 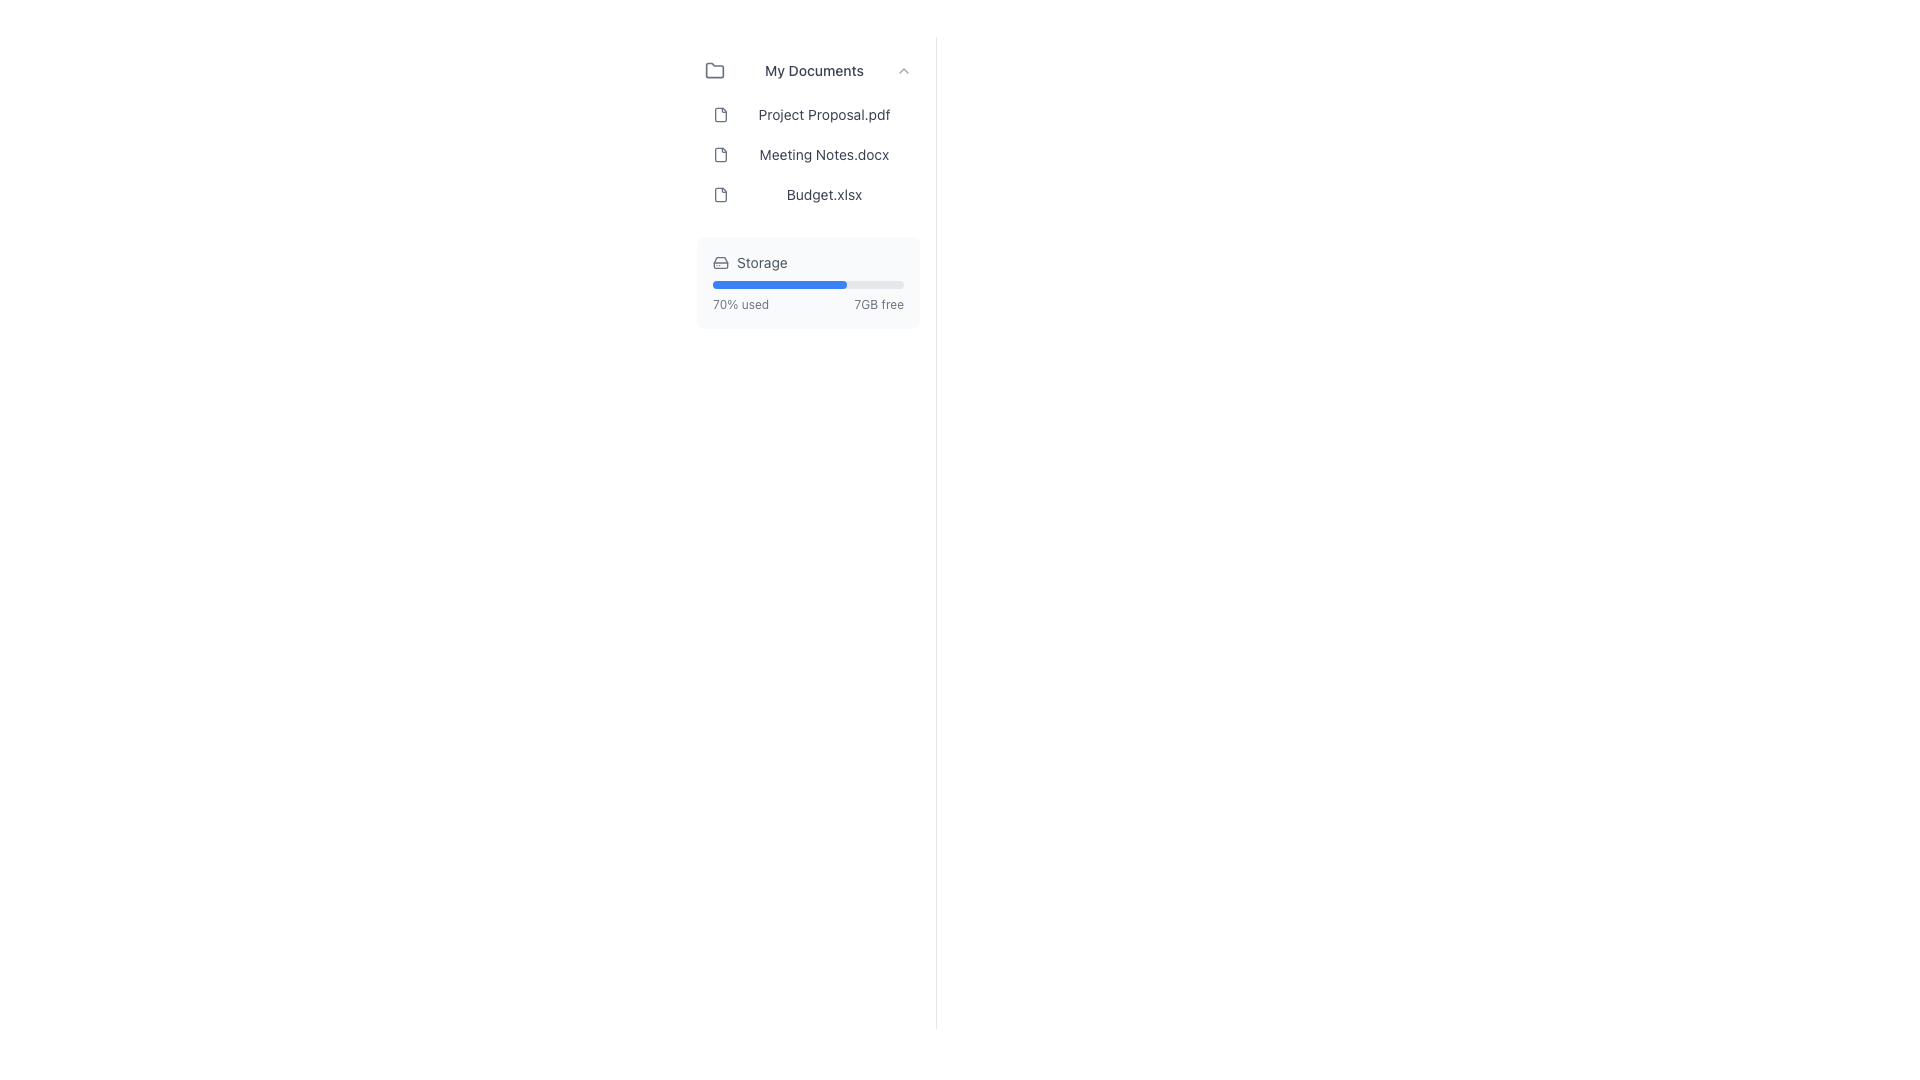 What do you see at coordinates (812, 153) in the screenshot?
I see `on the second list item representing the file 'Meeting Notes.docx' in the 'My Documents' section` at bounding box center [812, 153].